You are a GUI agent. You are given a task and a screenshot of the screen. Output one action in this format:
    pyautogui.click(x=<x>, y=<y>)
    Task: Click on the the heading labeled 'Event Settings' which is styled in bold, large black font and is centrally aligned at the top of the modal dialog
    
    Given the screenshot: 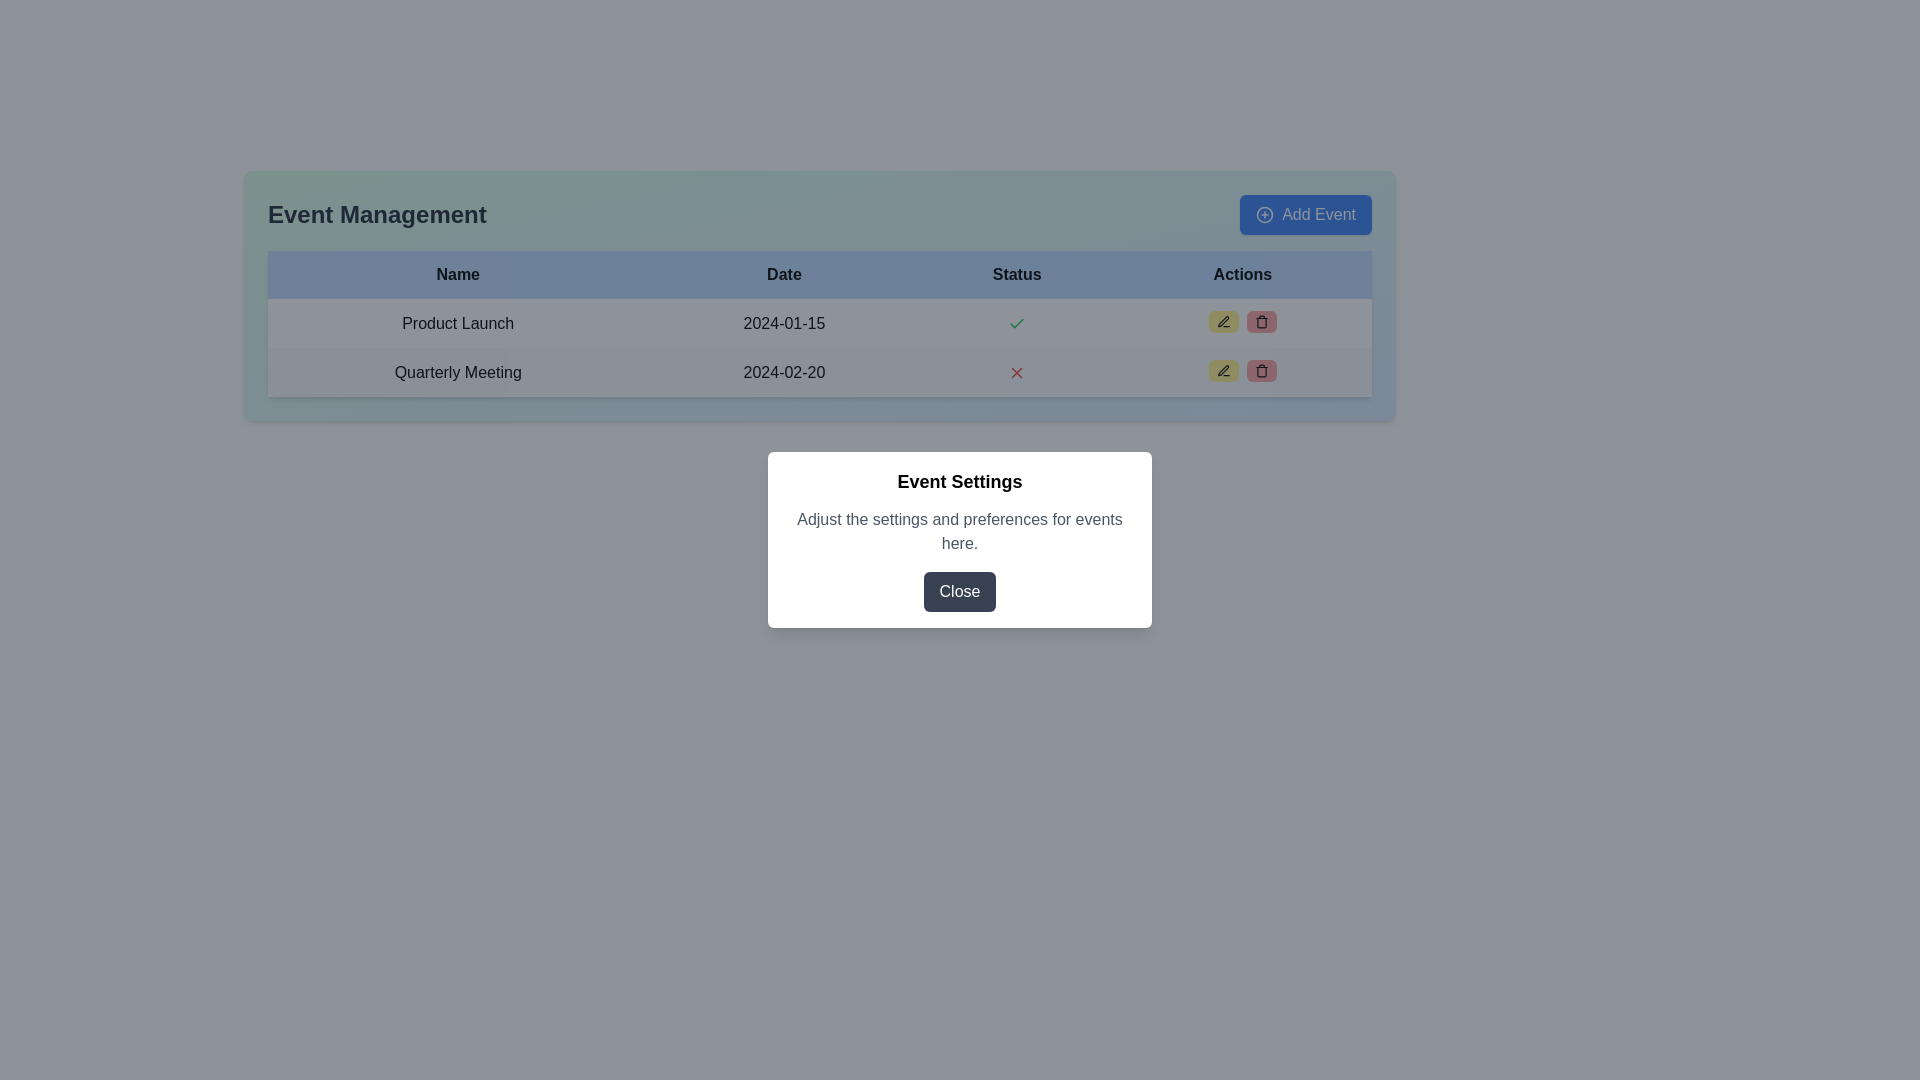 What is the action you would take?
    pyautogui.click(x=960, y=482)
    